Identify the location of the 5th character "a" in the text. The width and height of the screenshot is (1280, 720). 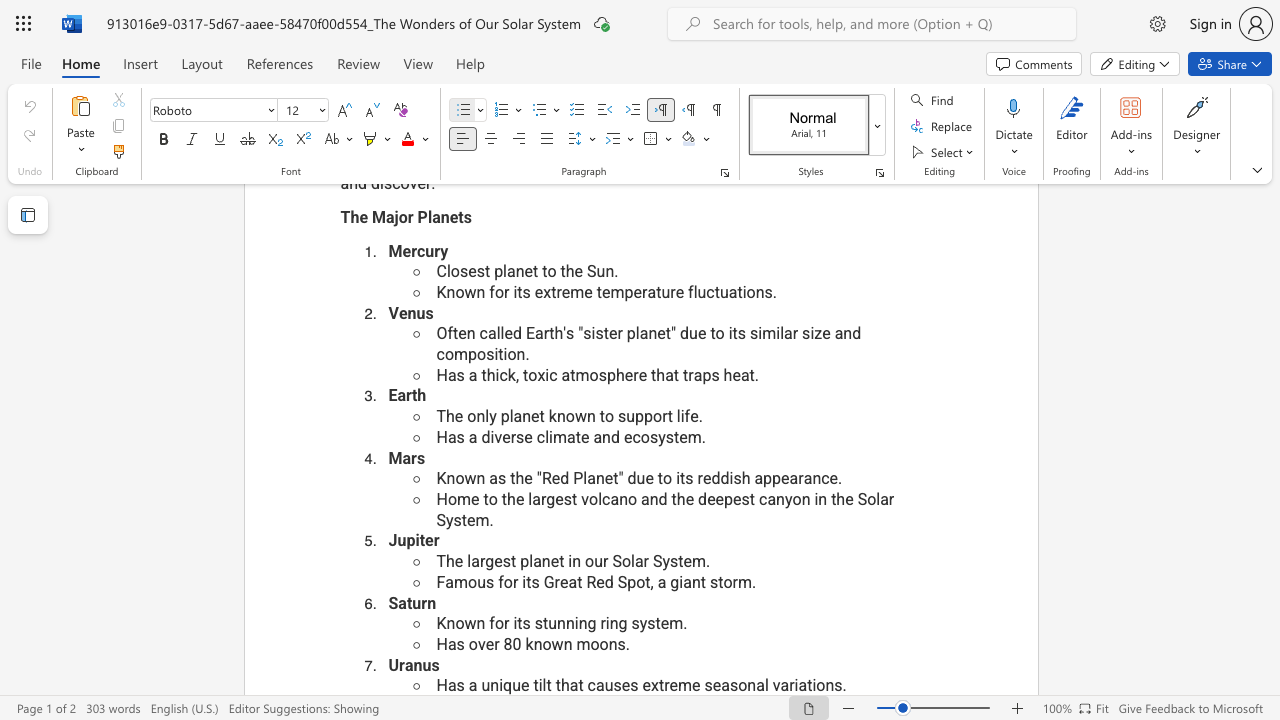
(724, 684).